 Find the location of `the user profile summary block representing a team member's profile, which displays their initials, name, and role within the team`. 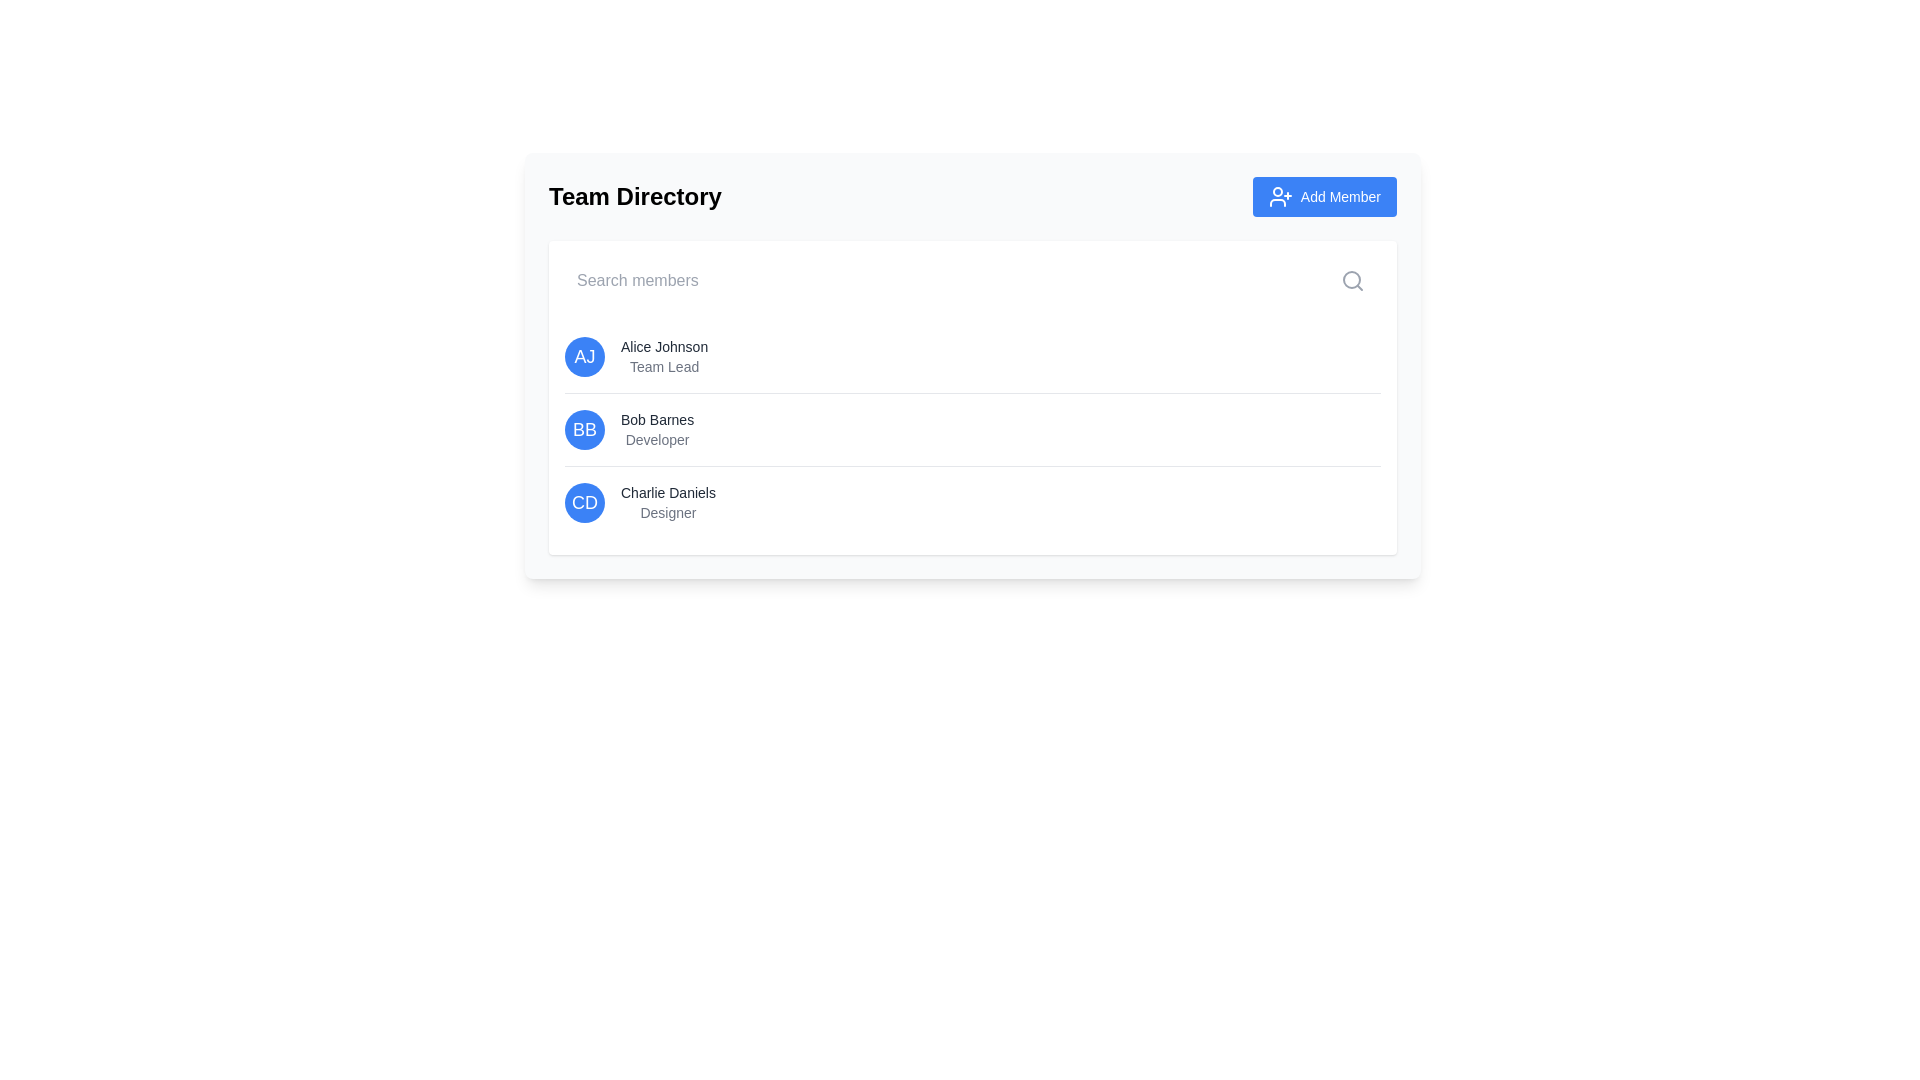

the user profile summary block representing a team member's profile, which displays their initials, name, and role within the team is located at coordinates (973, 501).